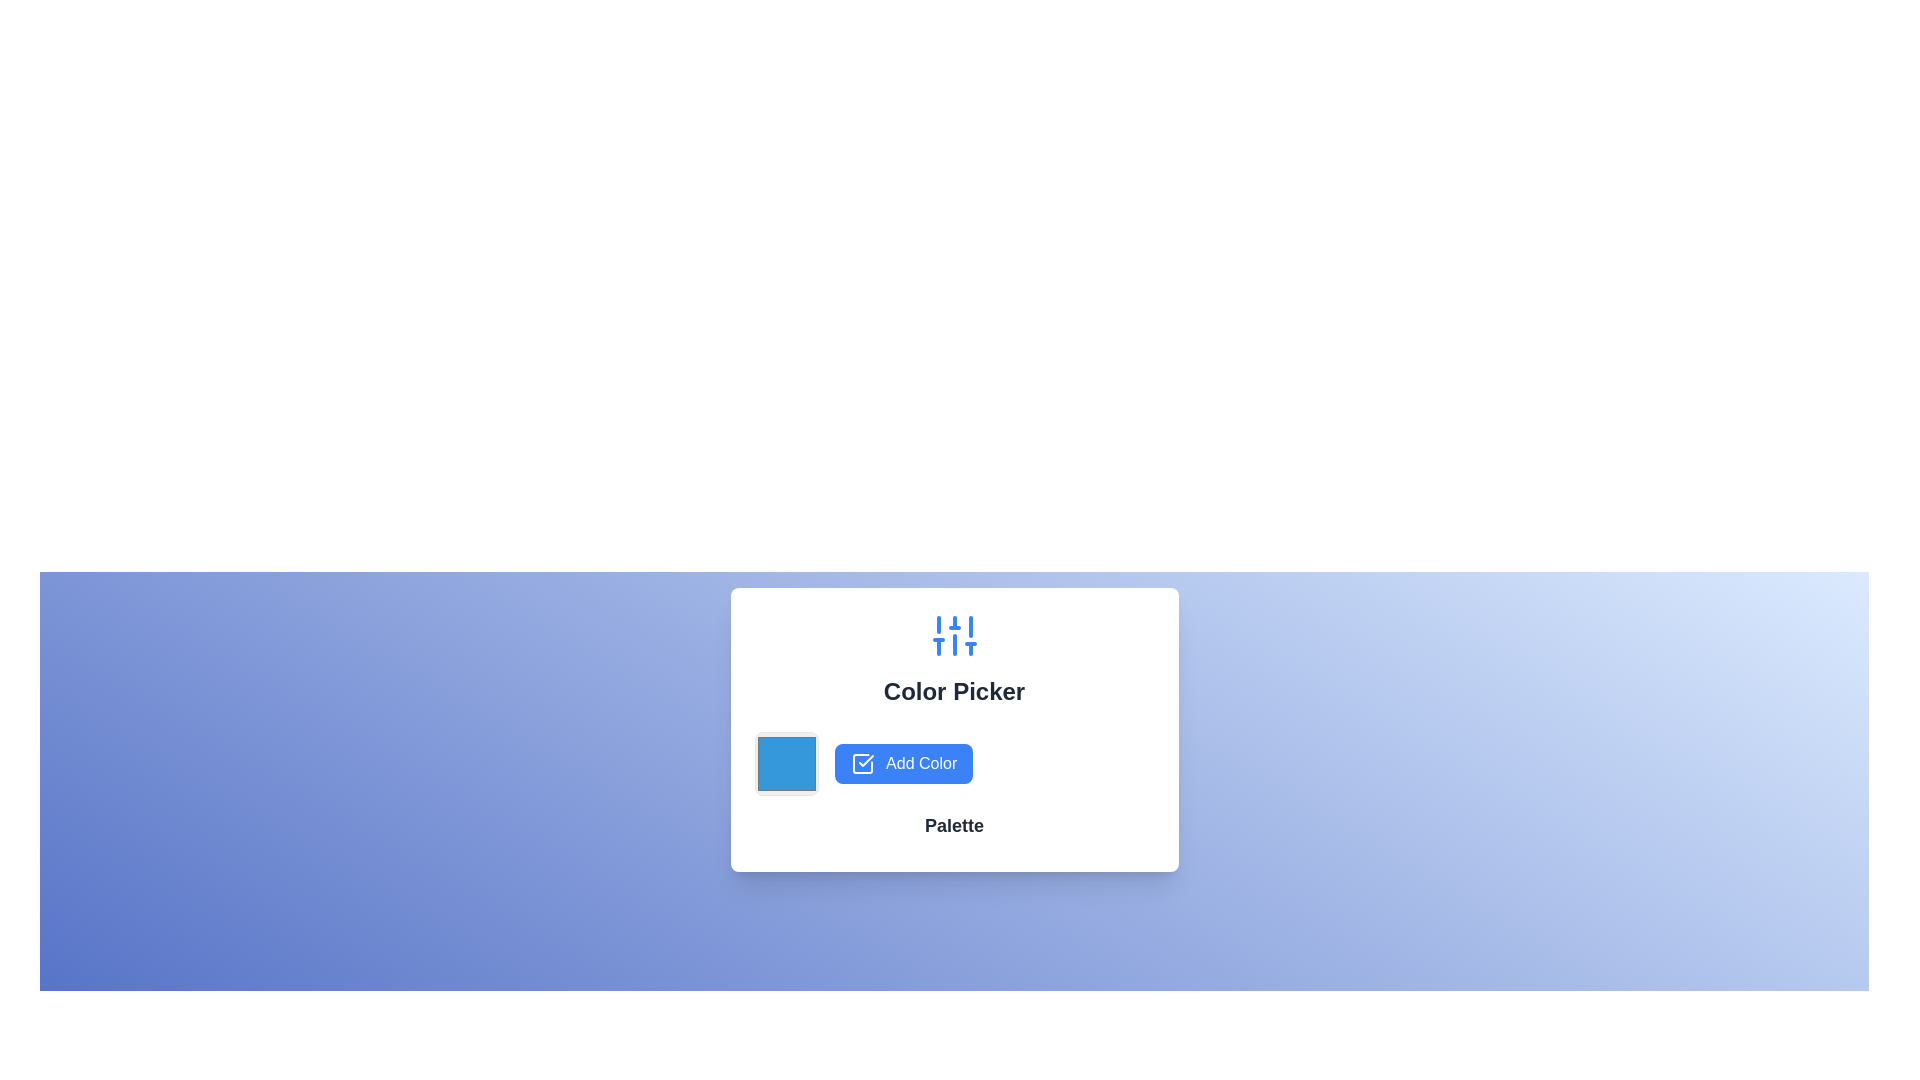 The height and width of the screenshot is (1080, 1920). Describe the element at coordinates (902, 763) in the screenshot. I see `the 'Add Color' button with a blue background and white text for keyboard navigation` at that location.